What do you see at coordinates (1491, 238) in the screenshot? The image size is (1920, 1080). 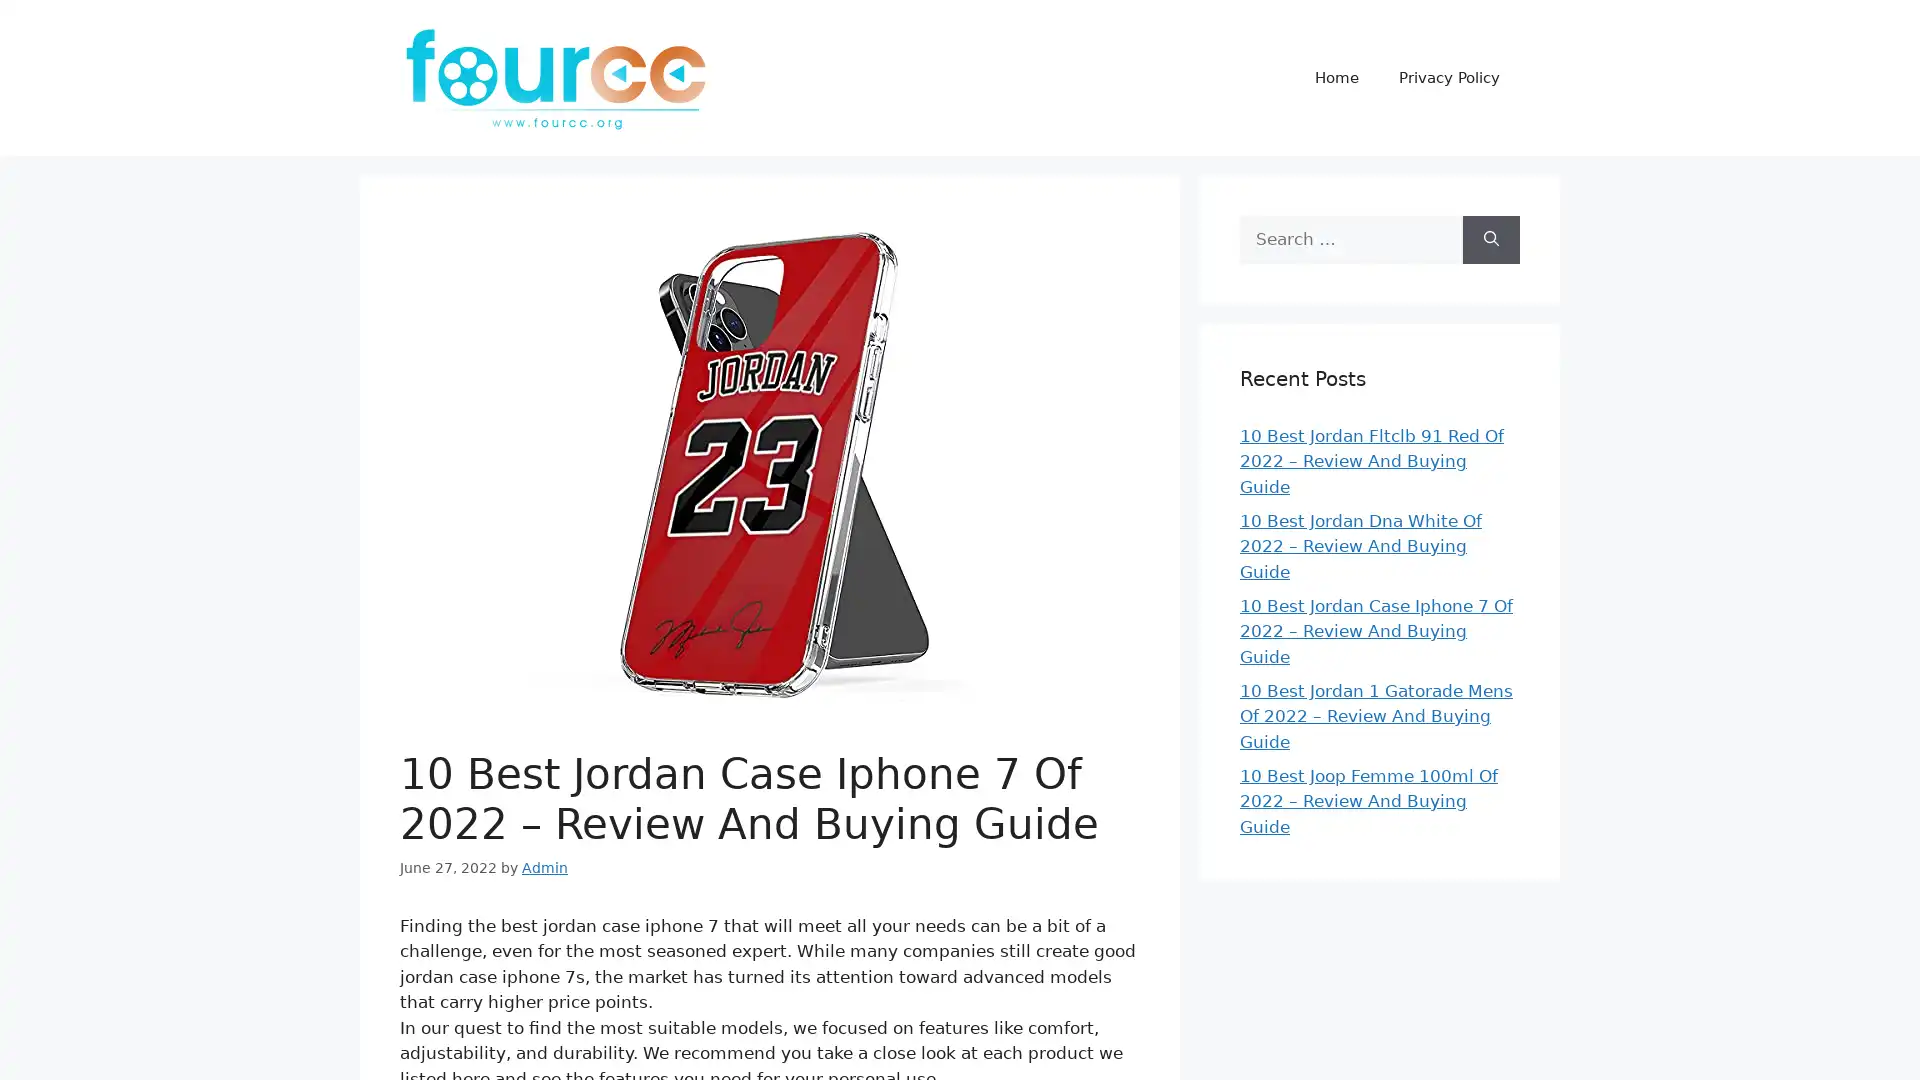 I see `Search` at bounding box center [1491, 238].